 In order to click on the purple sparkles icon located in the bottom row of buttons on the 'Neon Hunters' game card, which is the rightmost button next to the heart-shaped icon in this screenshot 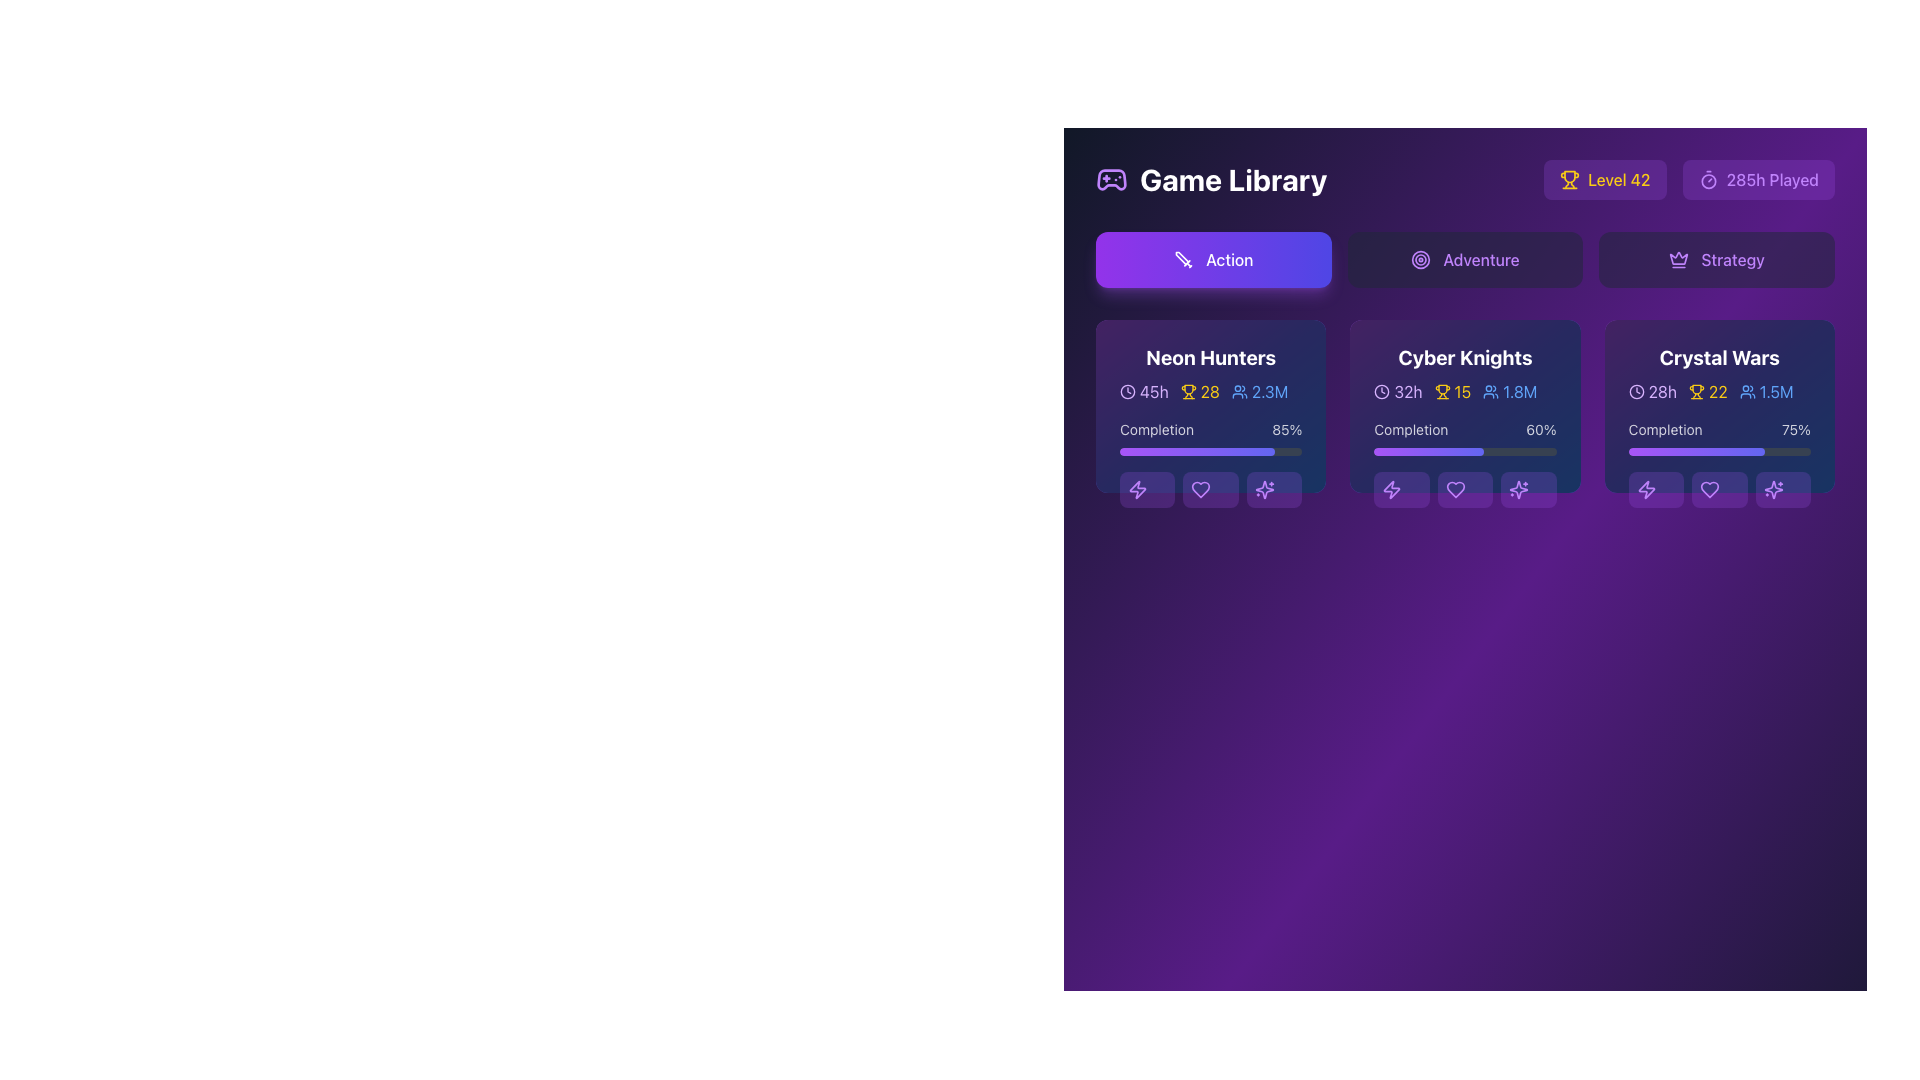, I will do `click(1263, 489)`.